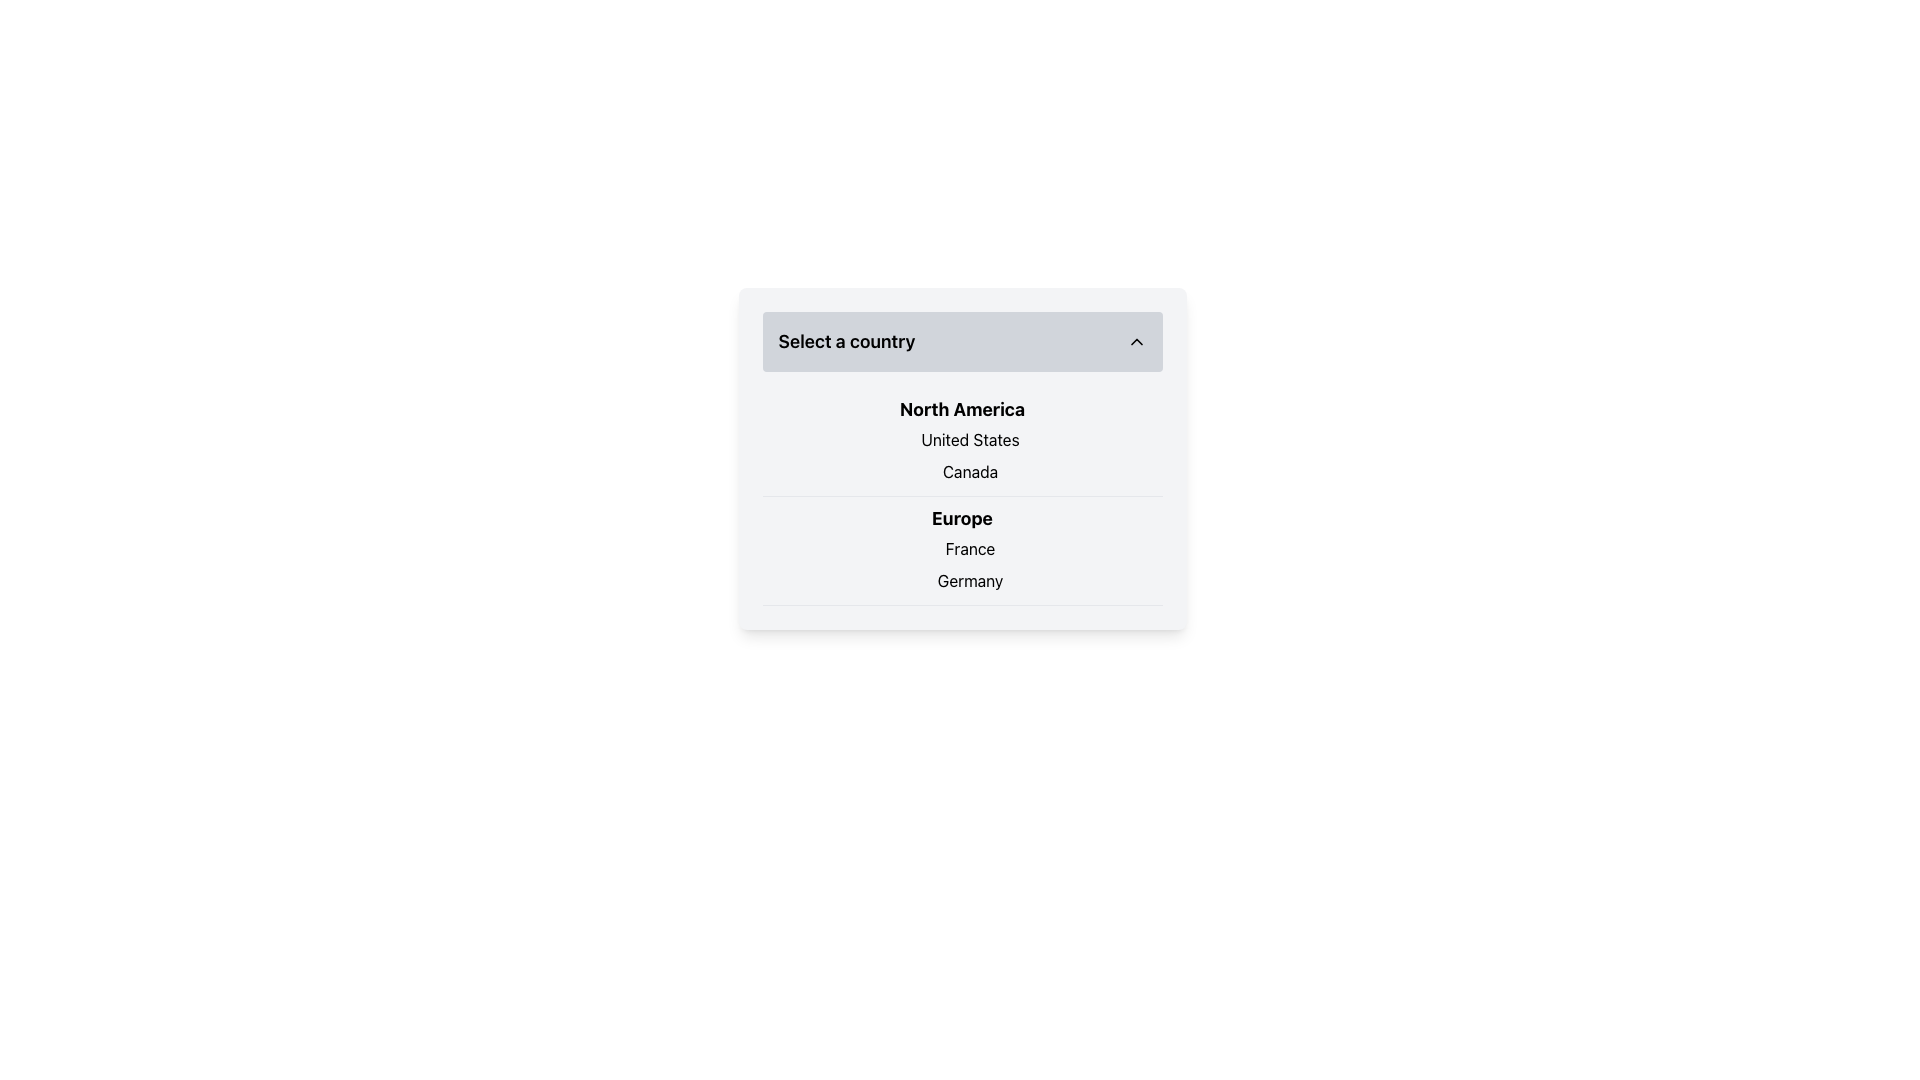  Describe the element at coordinates (962, 518) in the screenshot. I see `the bold, large-sized text displaying the word 'Europe', which is centrally positioned in the dropdown above 'France' and 'Germany'` at that location.